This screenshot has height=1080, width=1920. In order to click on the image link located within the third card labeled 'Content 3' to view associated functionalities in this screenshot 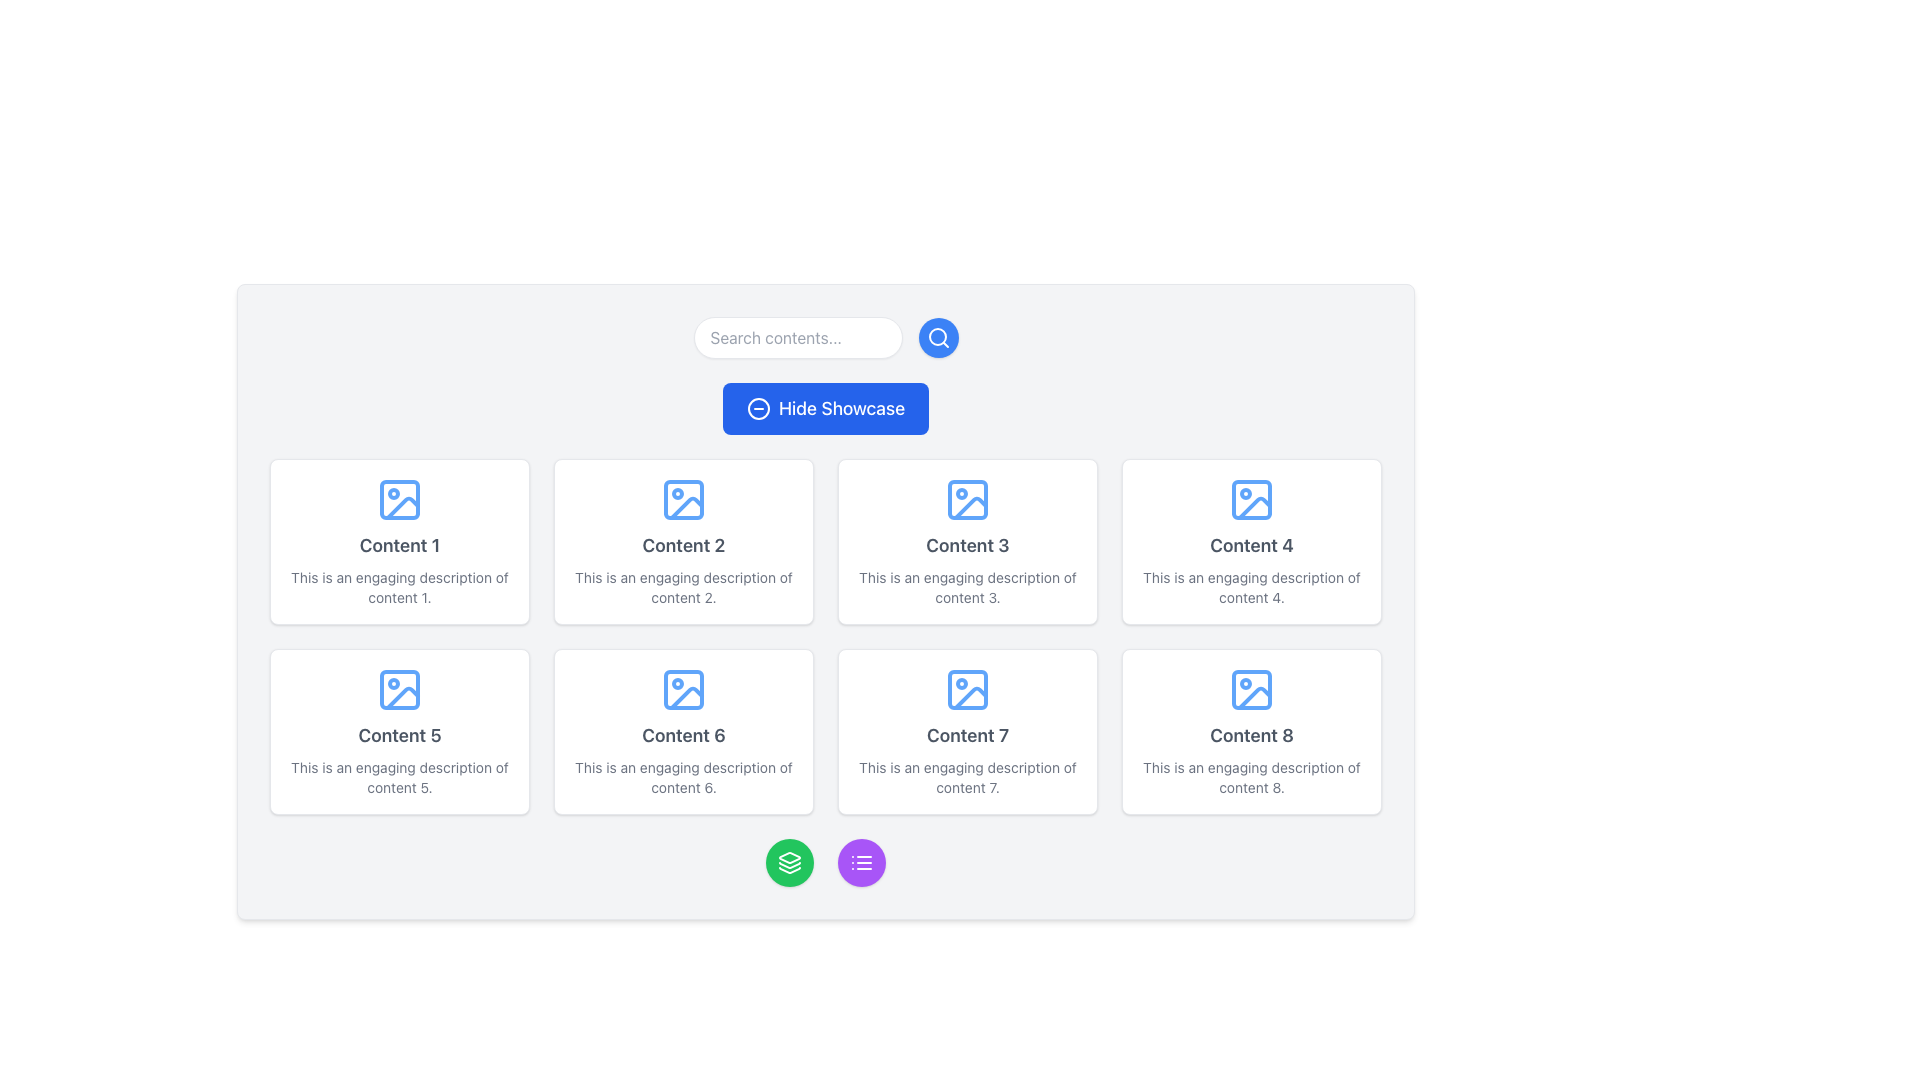, I will do `click(968, 499)`.